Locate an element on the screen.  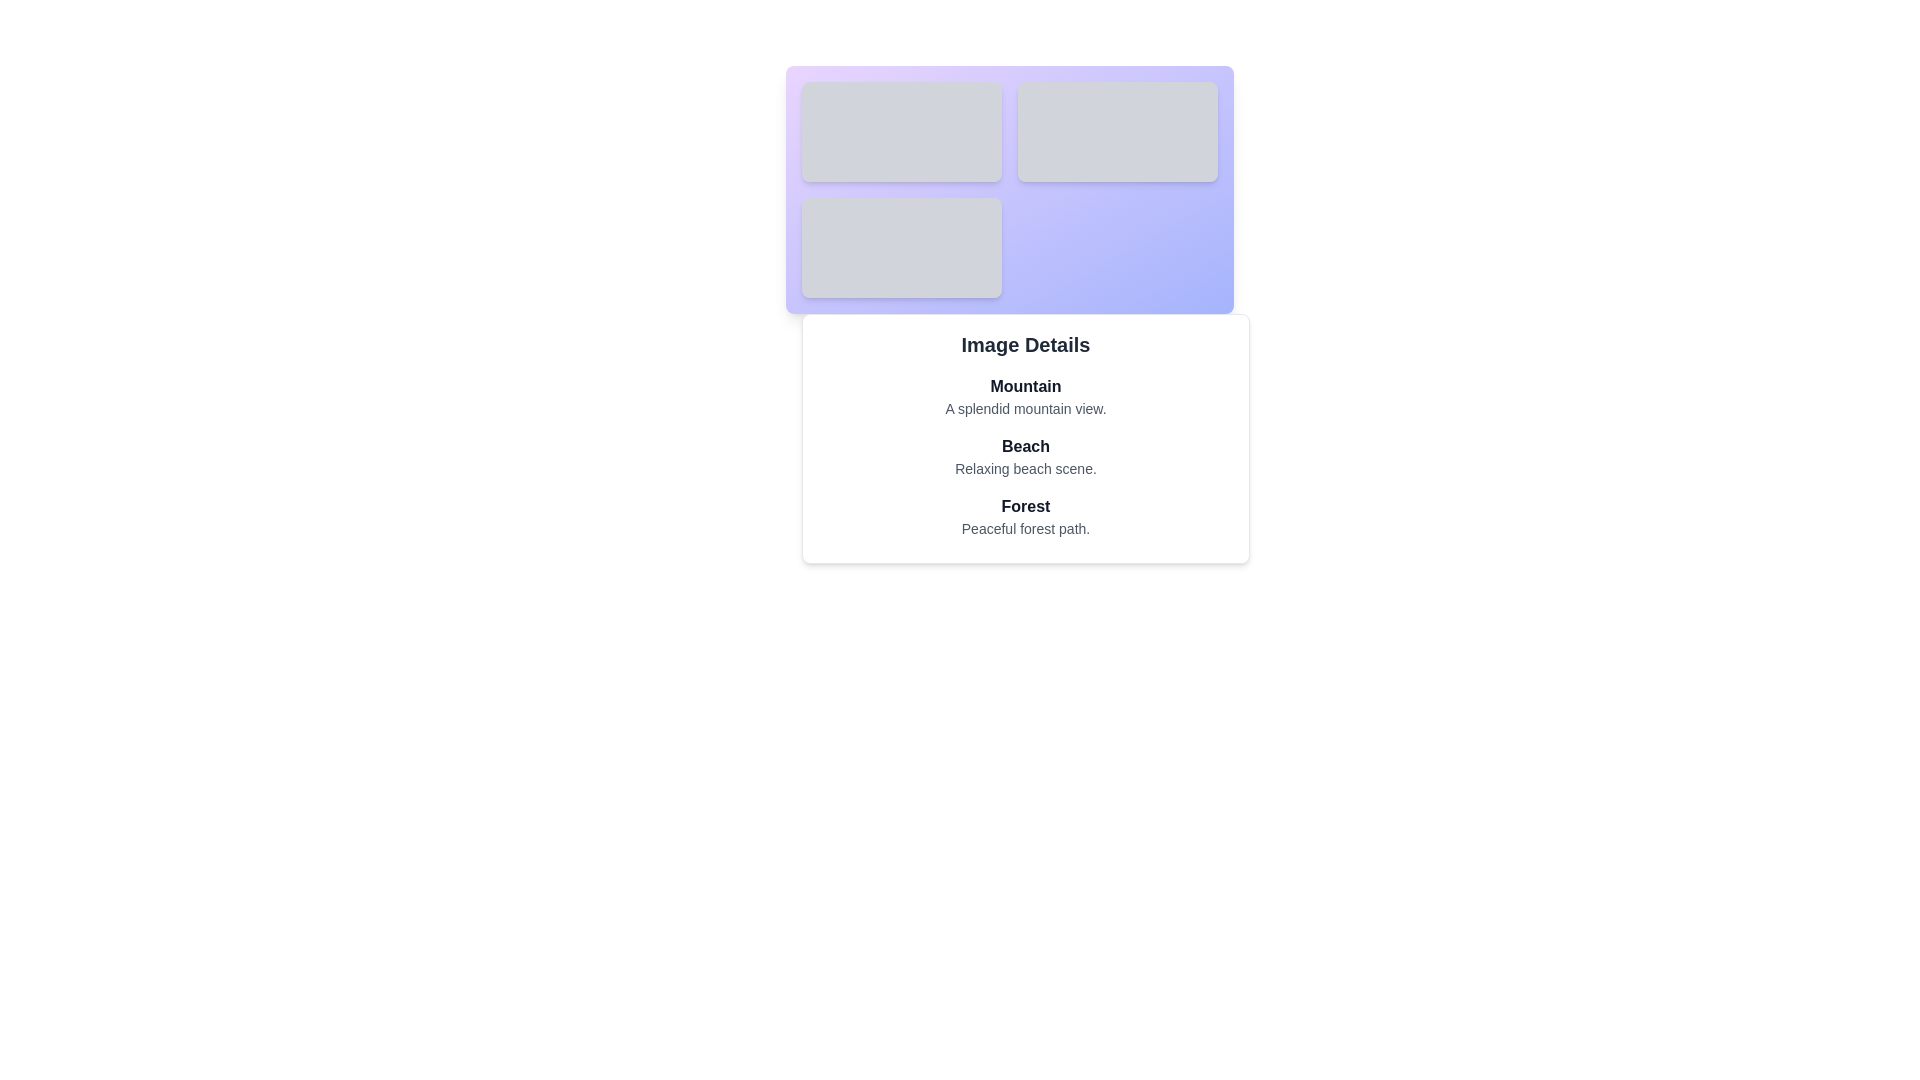
the second card in the top-right position of the grid layout for further interaction is located at coordinates (1117, 131).